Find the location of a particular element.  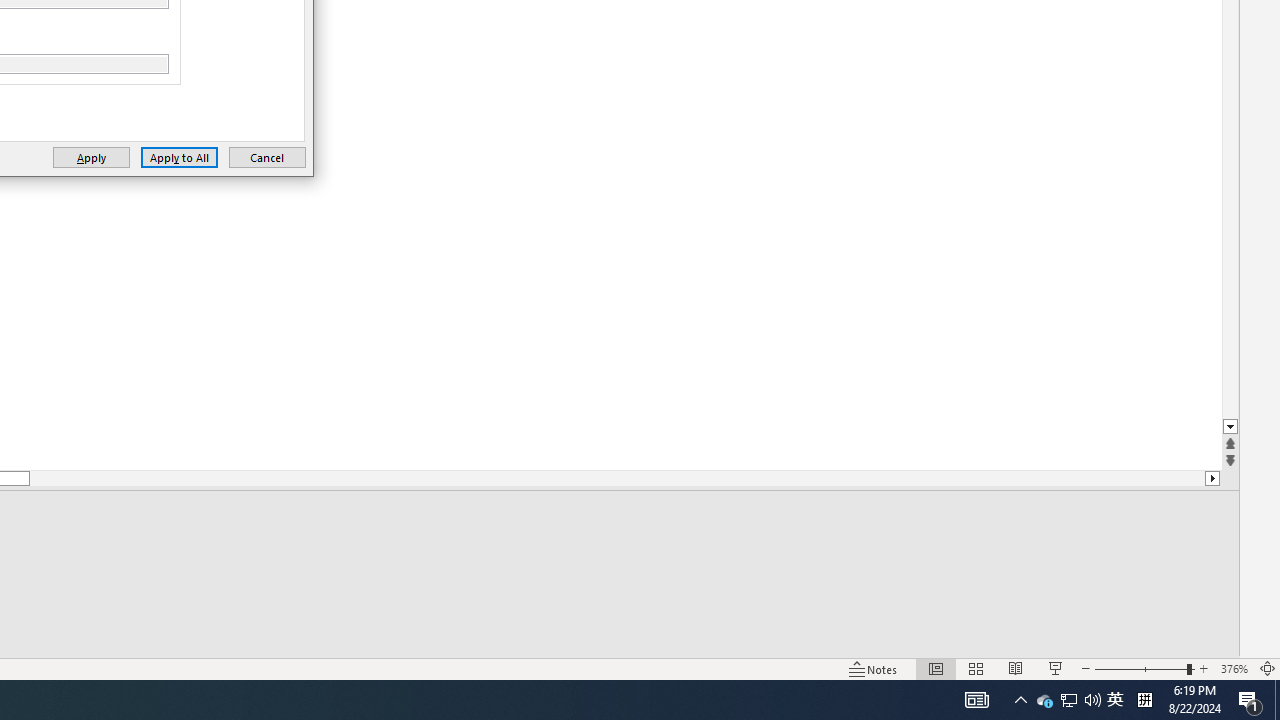

'Zoom 376%' is located at coordinates (1233, 669).